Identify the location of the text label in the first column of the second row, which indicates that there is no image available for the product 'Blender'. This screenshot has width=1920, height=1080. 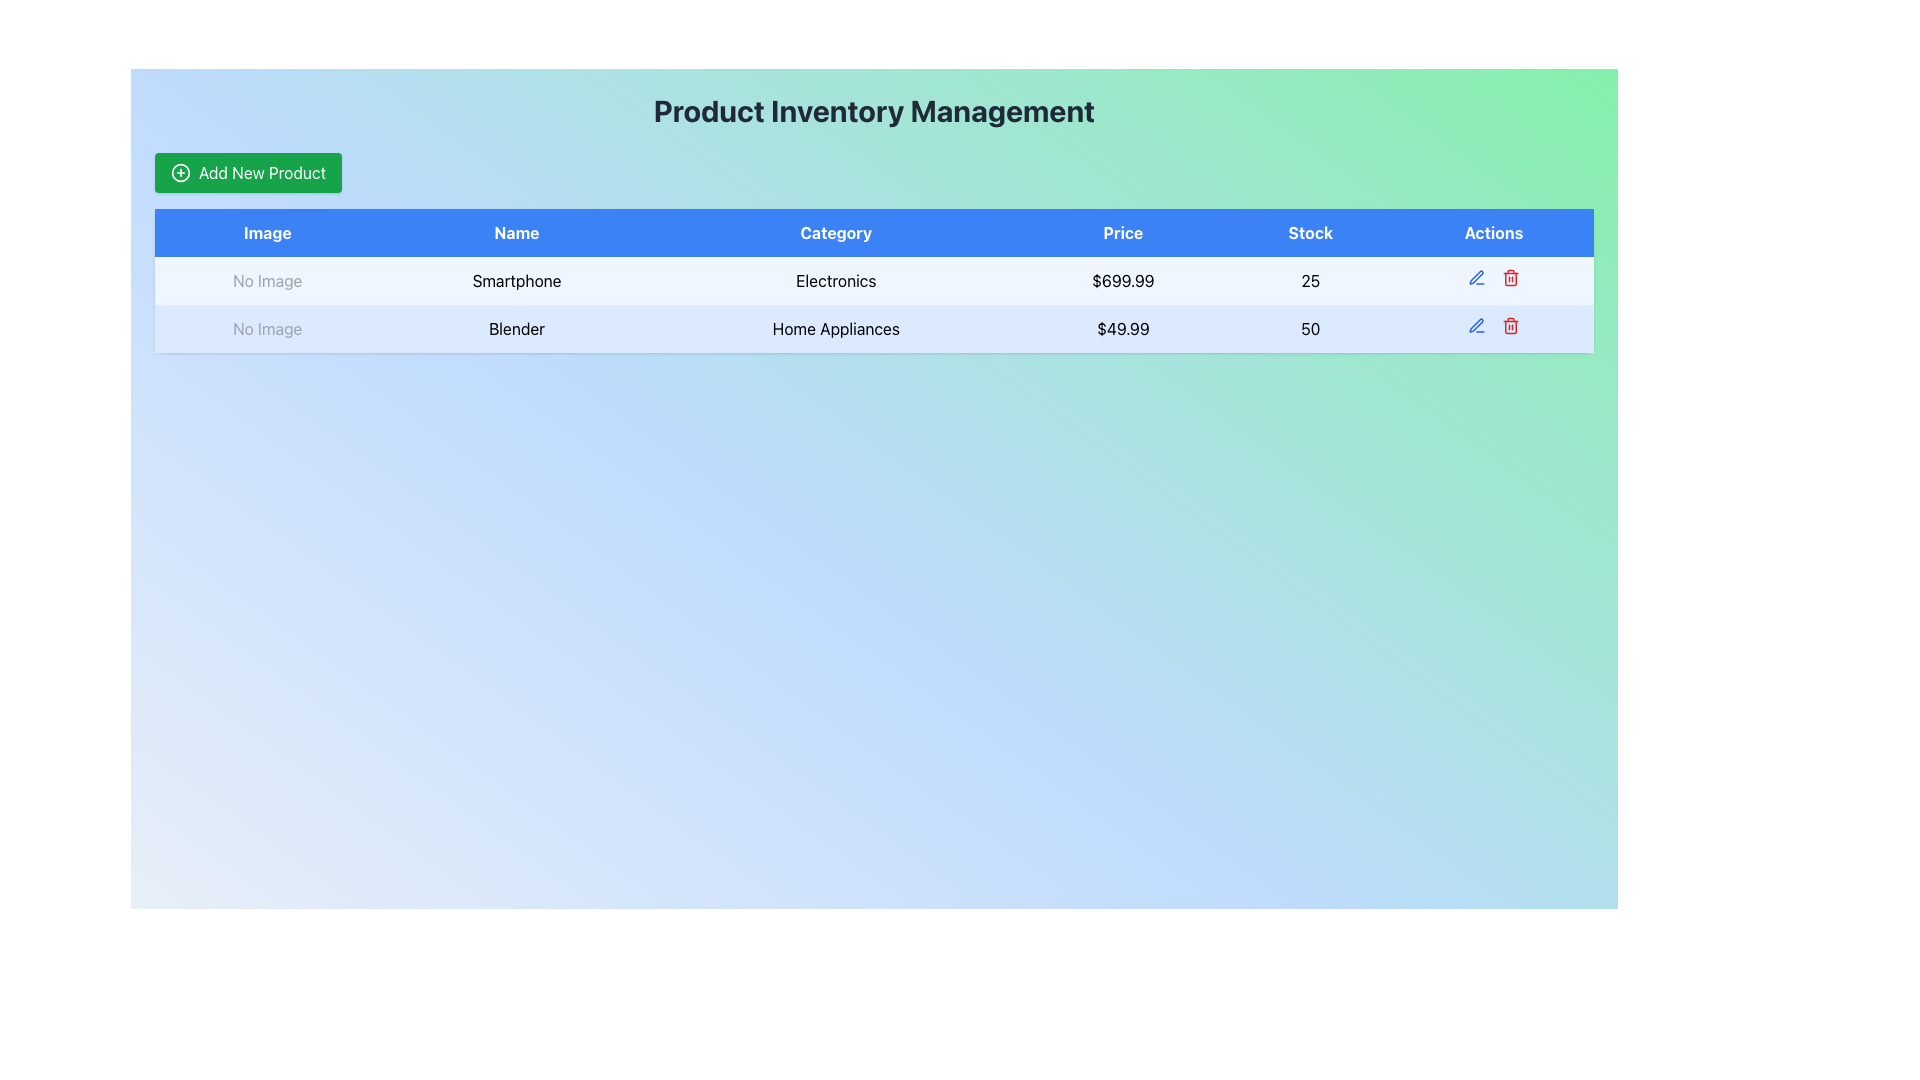
(266, 327).